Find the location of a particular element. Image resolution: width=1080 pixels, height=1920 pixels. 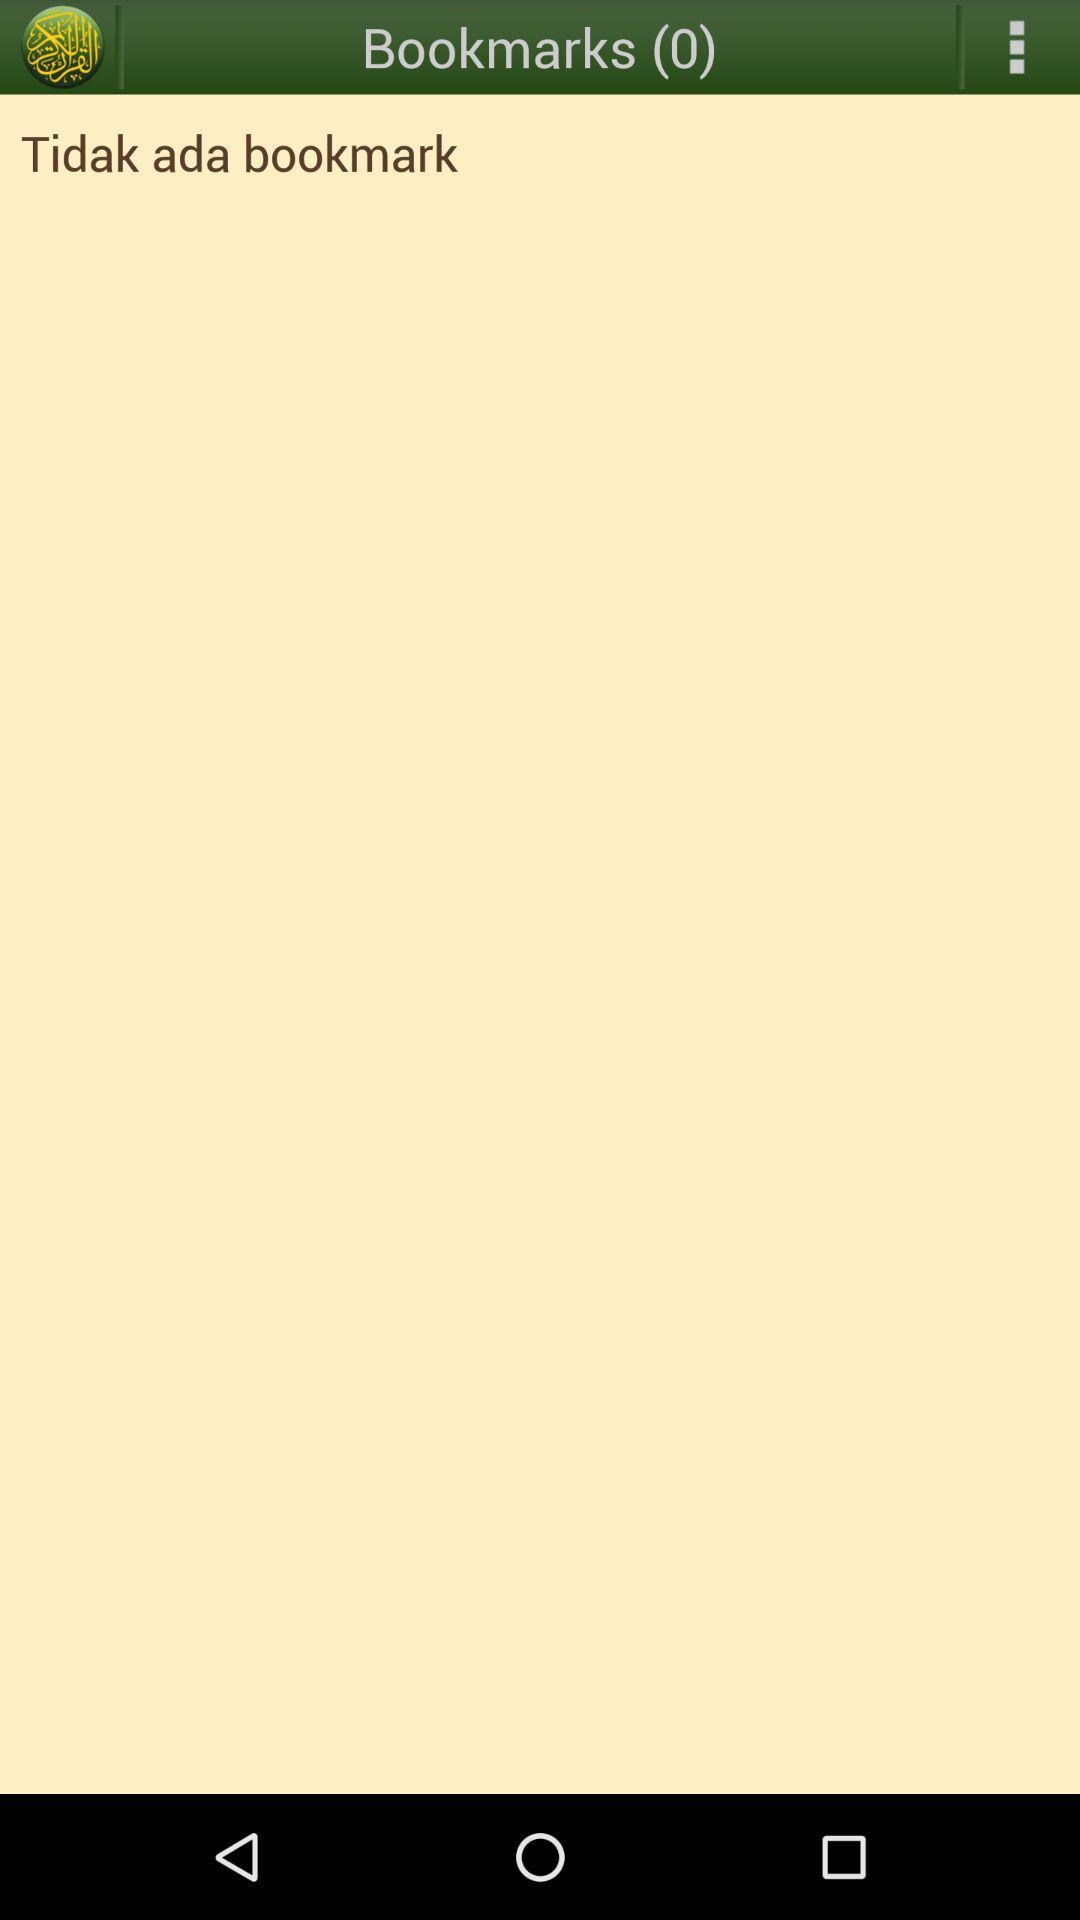

returns to homepage is located at coordinates (61, 47).